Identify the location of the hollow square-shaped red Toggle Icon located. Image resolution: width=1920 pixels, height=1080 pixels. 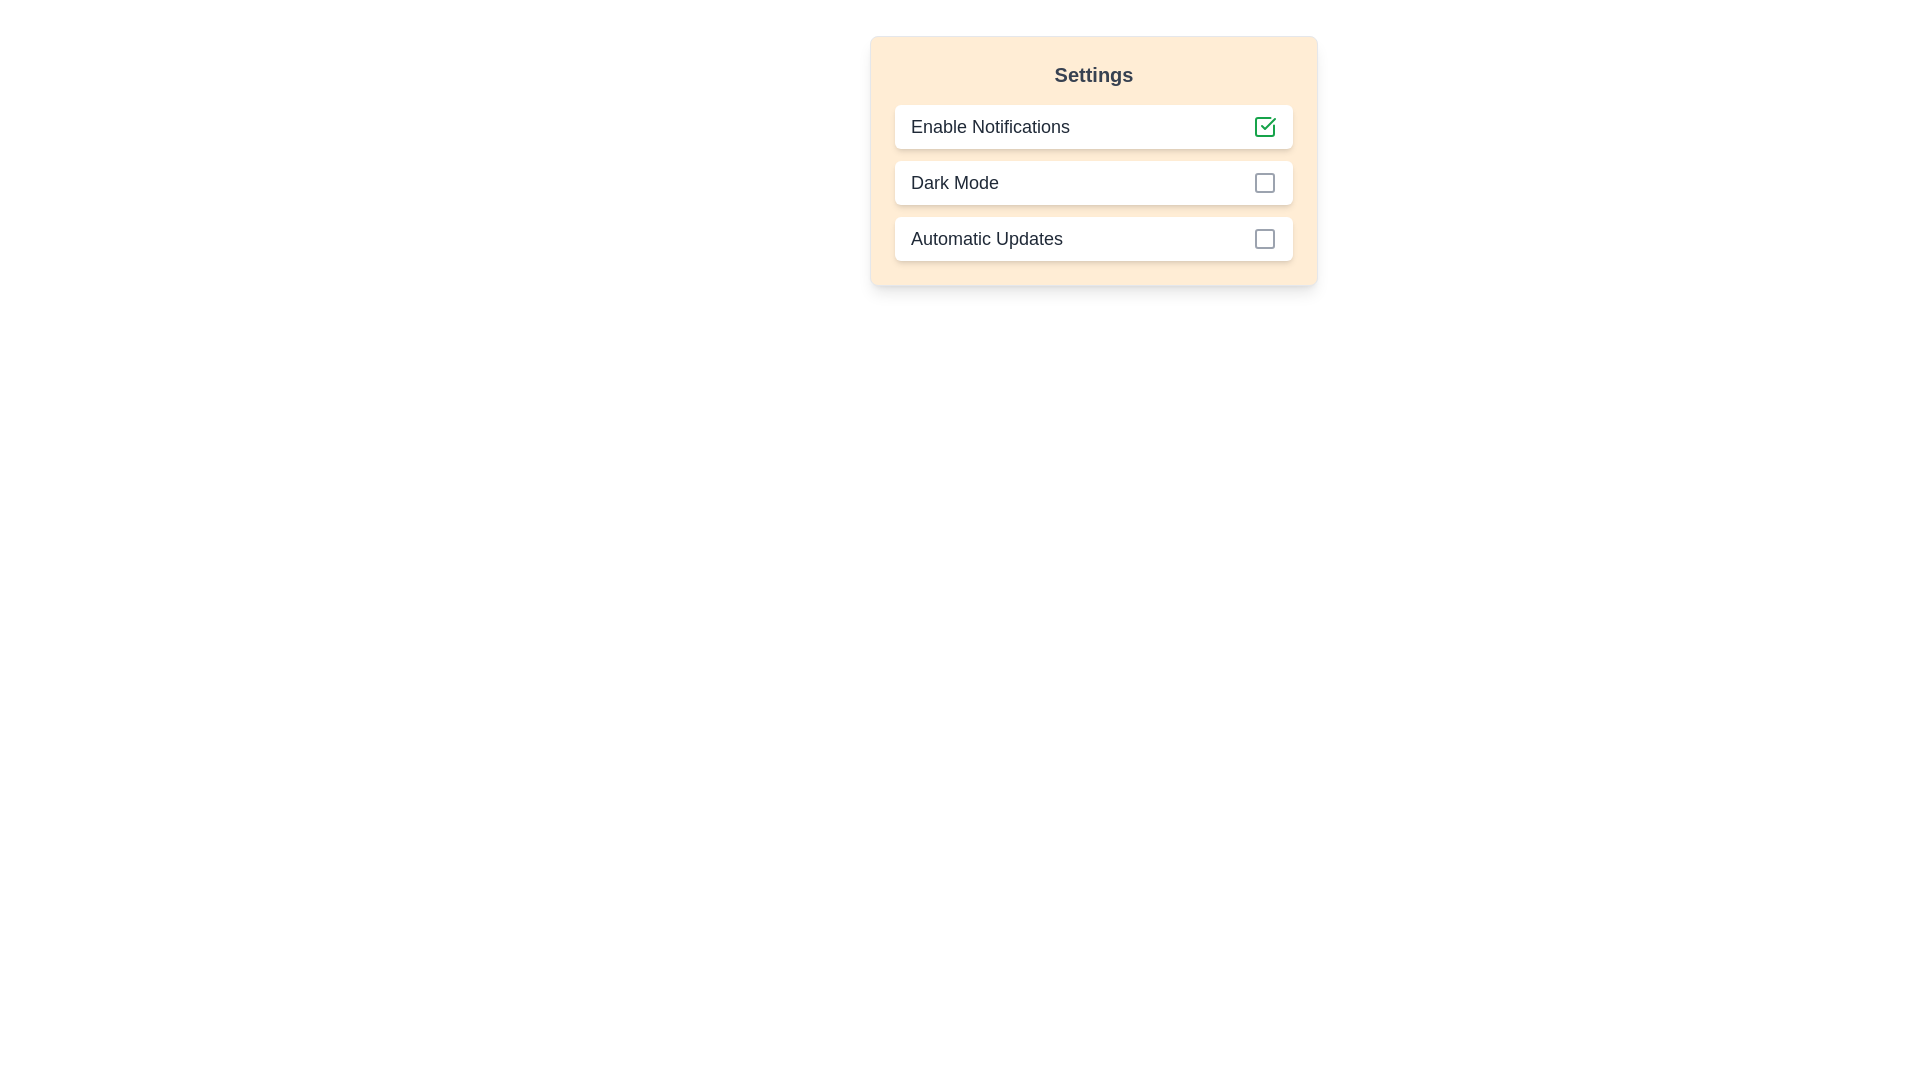
(1264, 182).